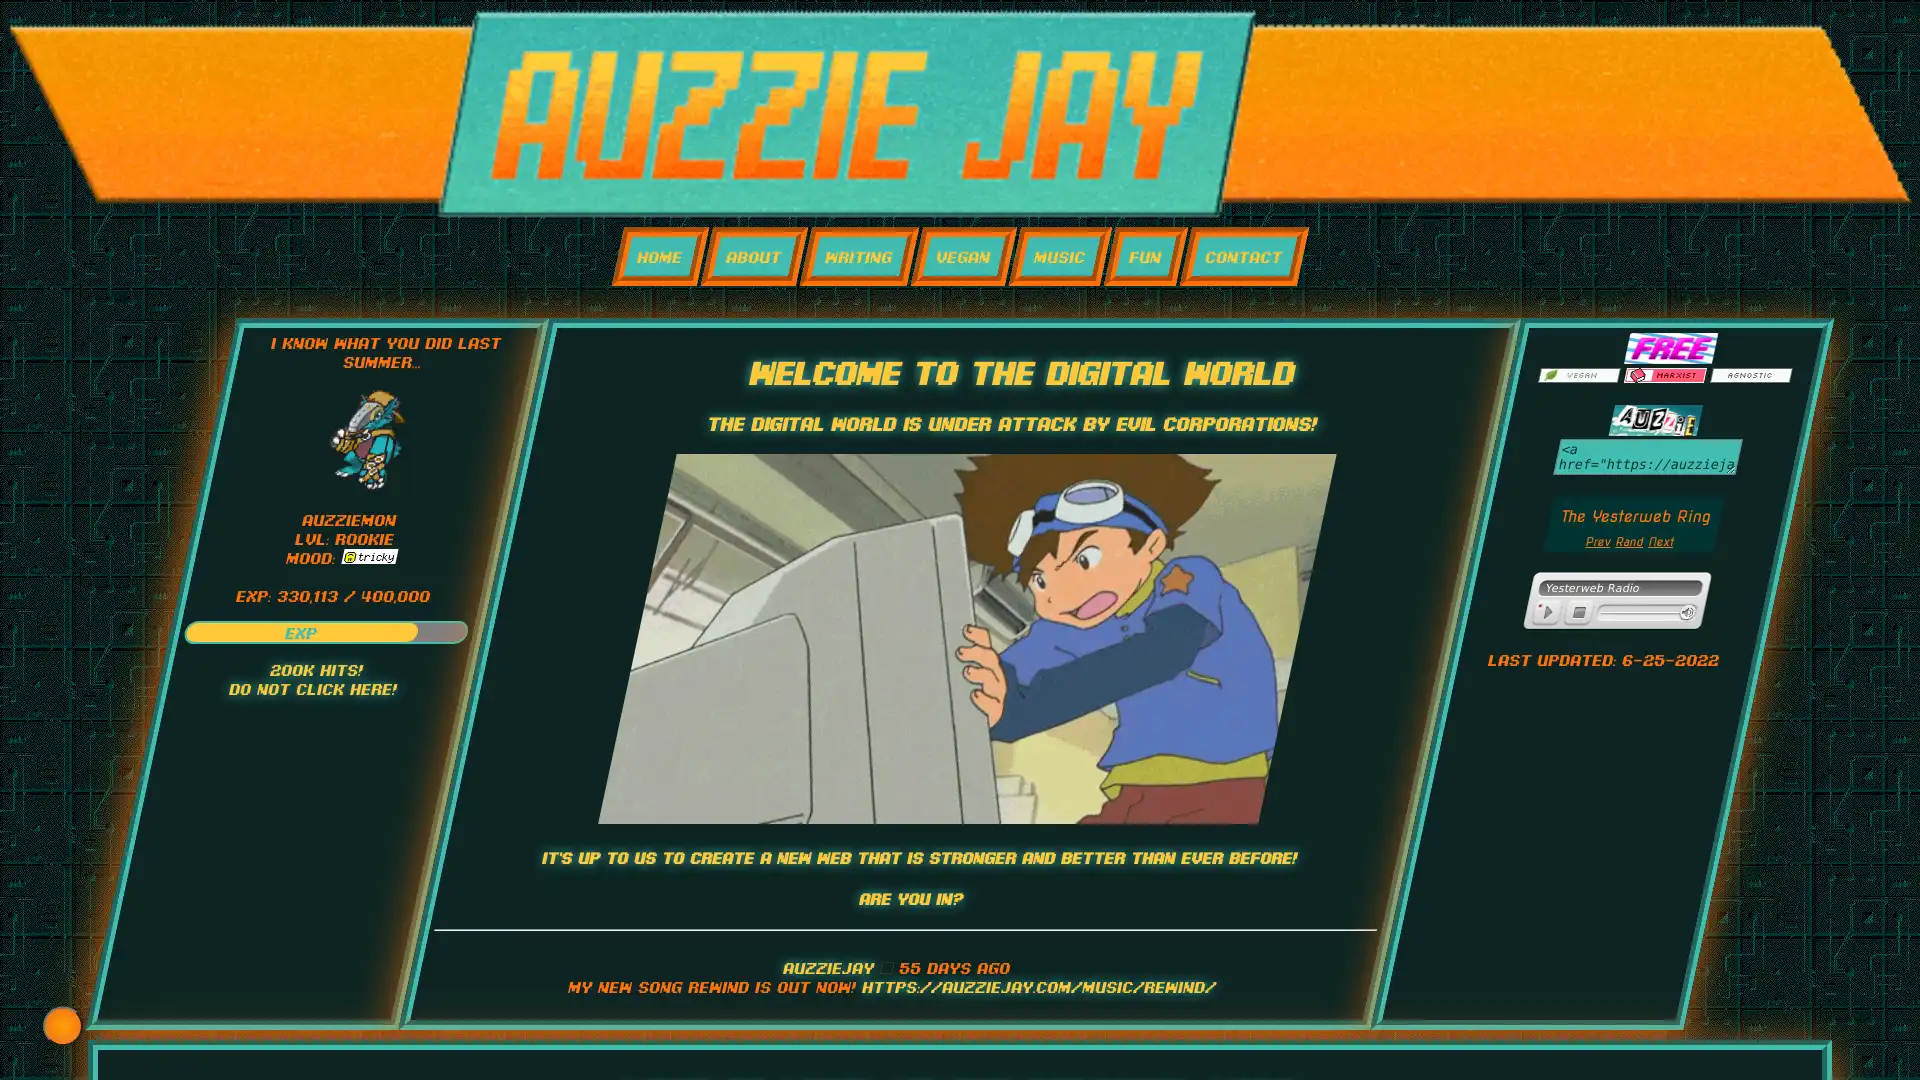 The width and height of the screenshot is (1920, 1080). What do you see at coordinates (659, 255) in the screenshot?
I see `HOME` at bounding box center [659, 255].